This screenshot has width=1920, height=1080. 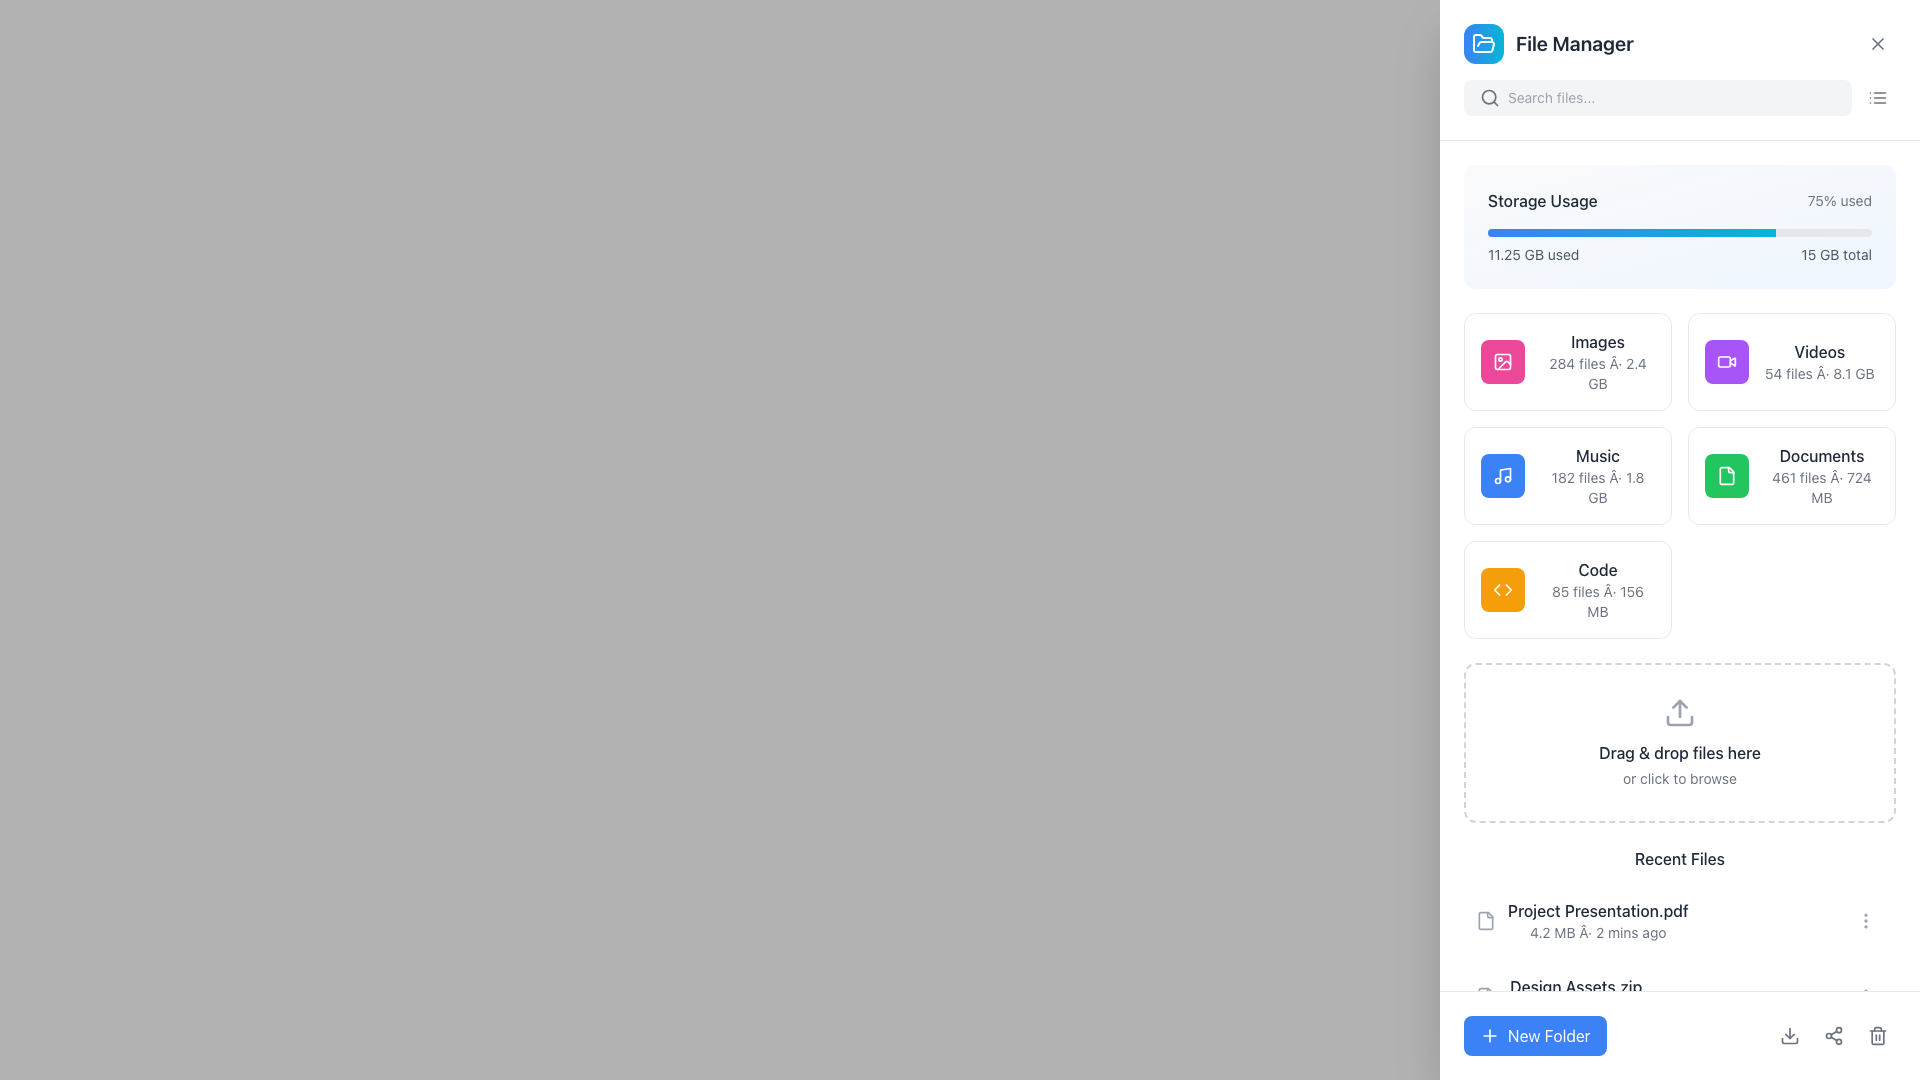 I want to click on metadata text element displaying '156 MB · 1 hour ago' located below the file name 'Design Assets.zip' in the Recent Files list, so click(x=1575, y=1009).